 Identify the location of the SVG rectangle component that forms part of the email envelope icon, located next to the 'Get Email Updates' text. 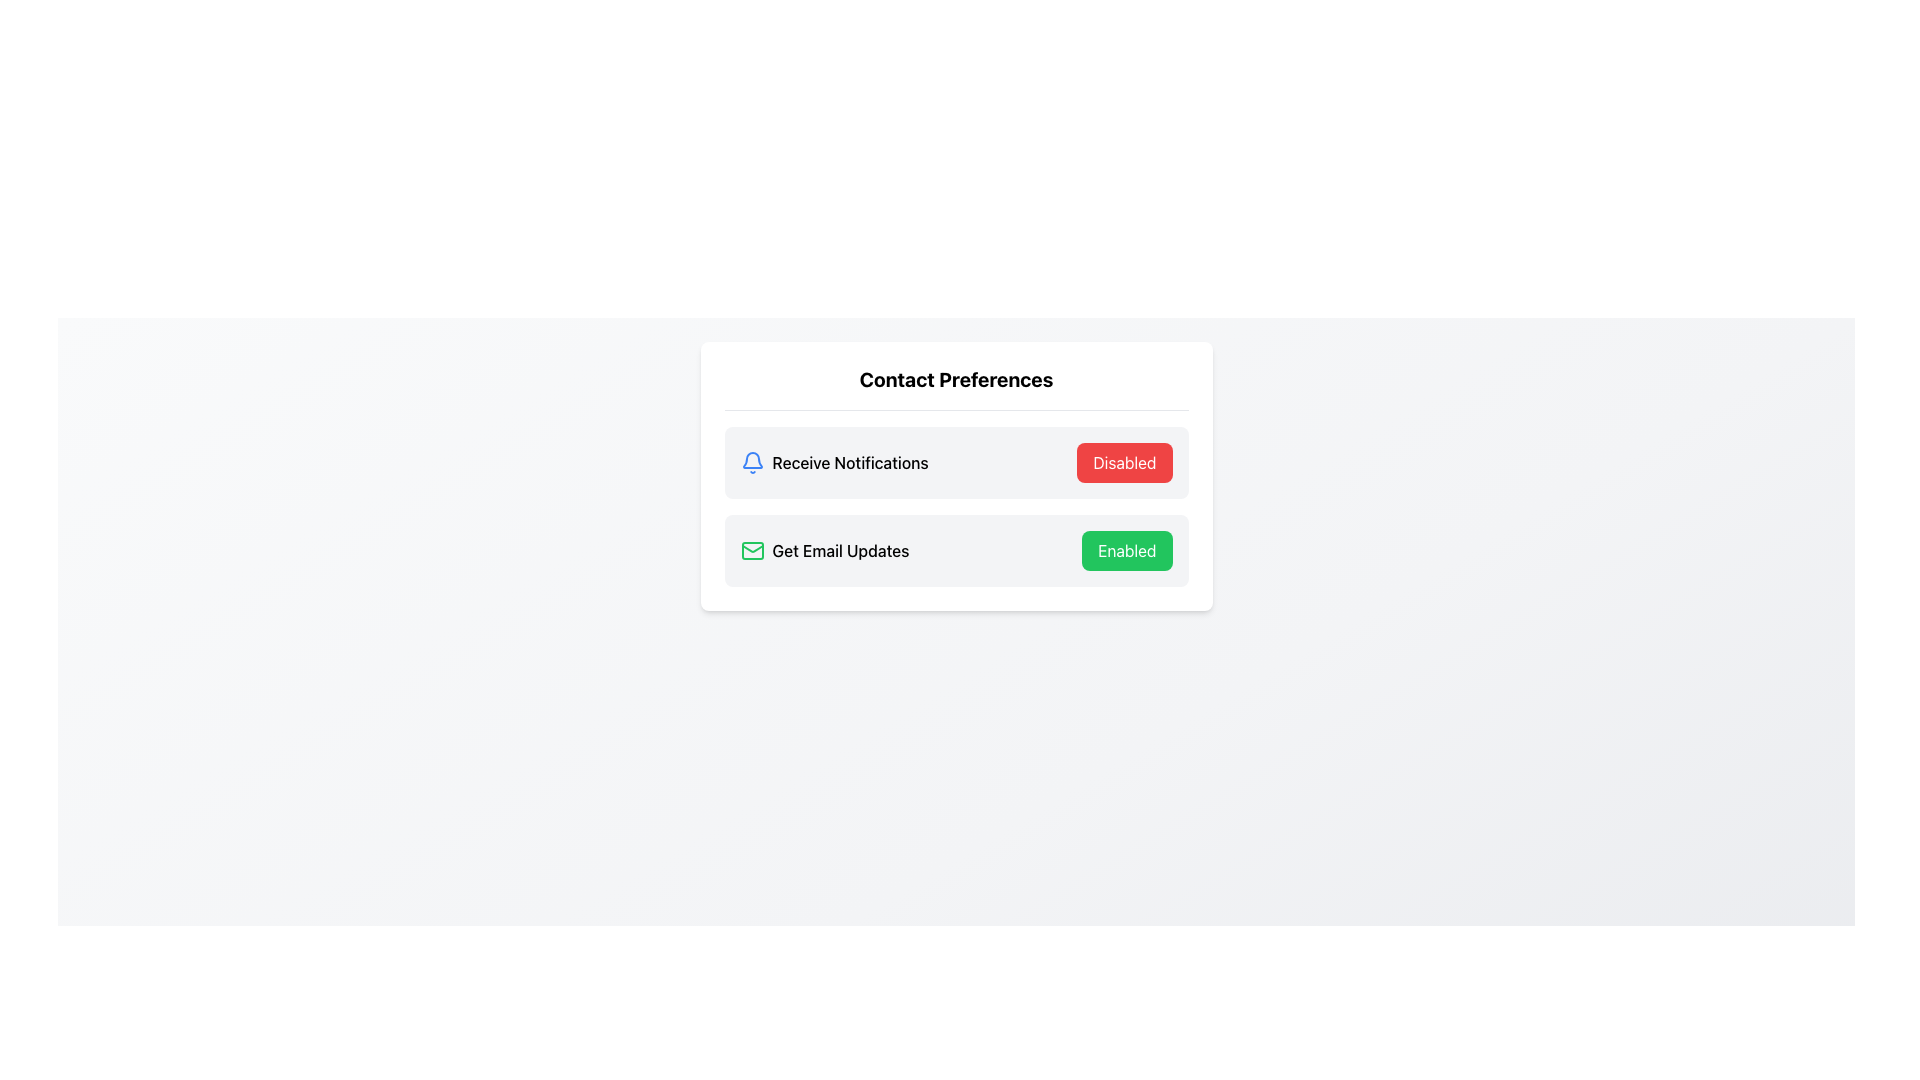
(751, 551).